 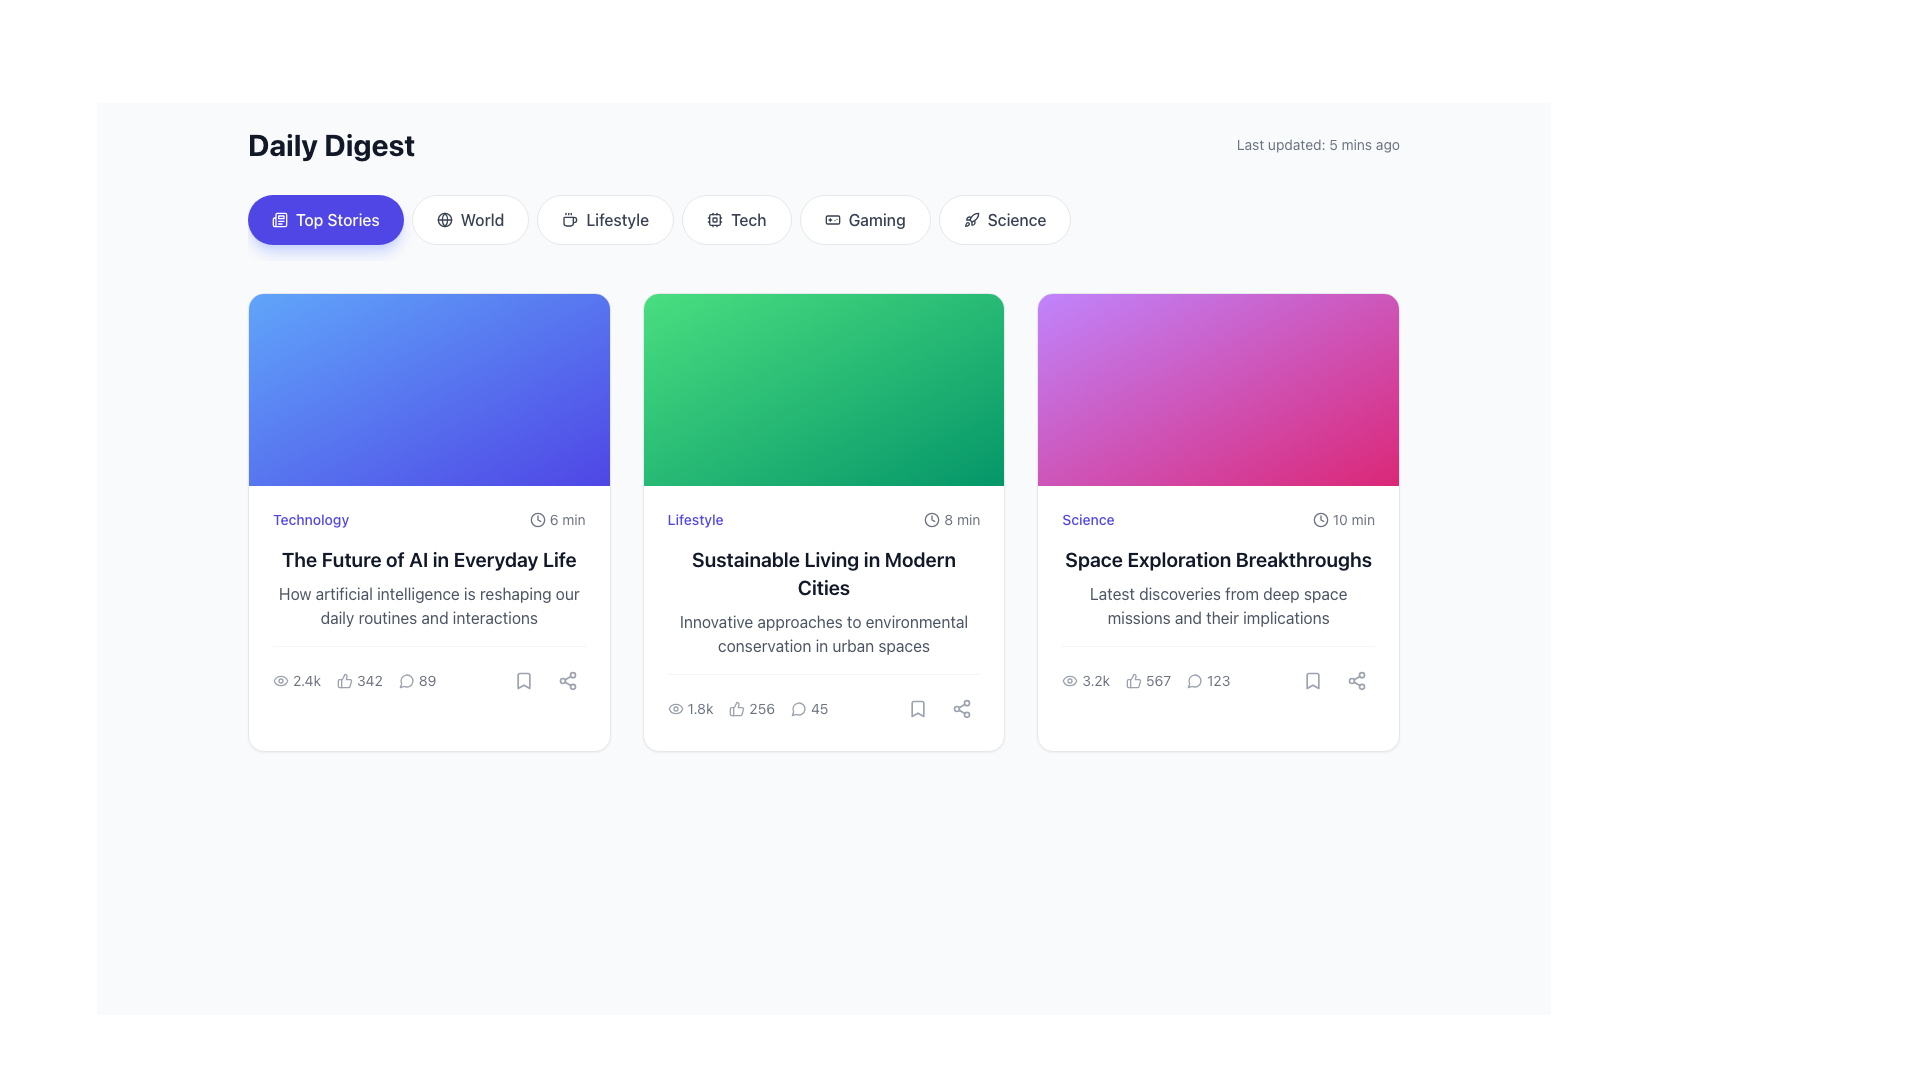 I want to click on the visibility icon (SVG graphic) located at the bottom of the first card, which is the leftmost component of a group that includes a numeric text ('2.4k'), so click(x=280, y=680).